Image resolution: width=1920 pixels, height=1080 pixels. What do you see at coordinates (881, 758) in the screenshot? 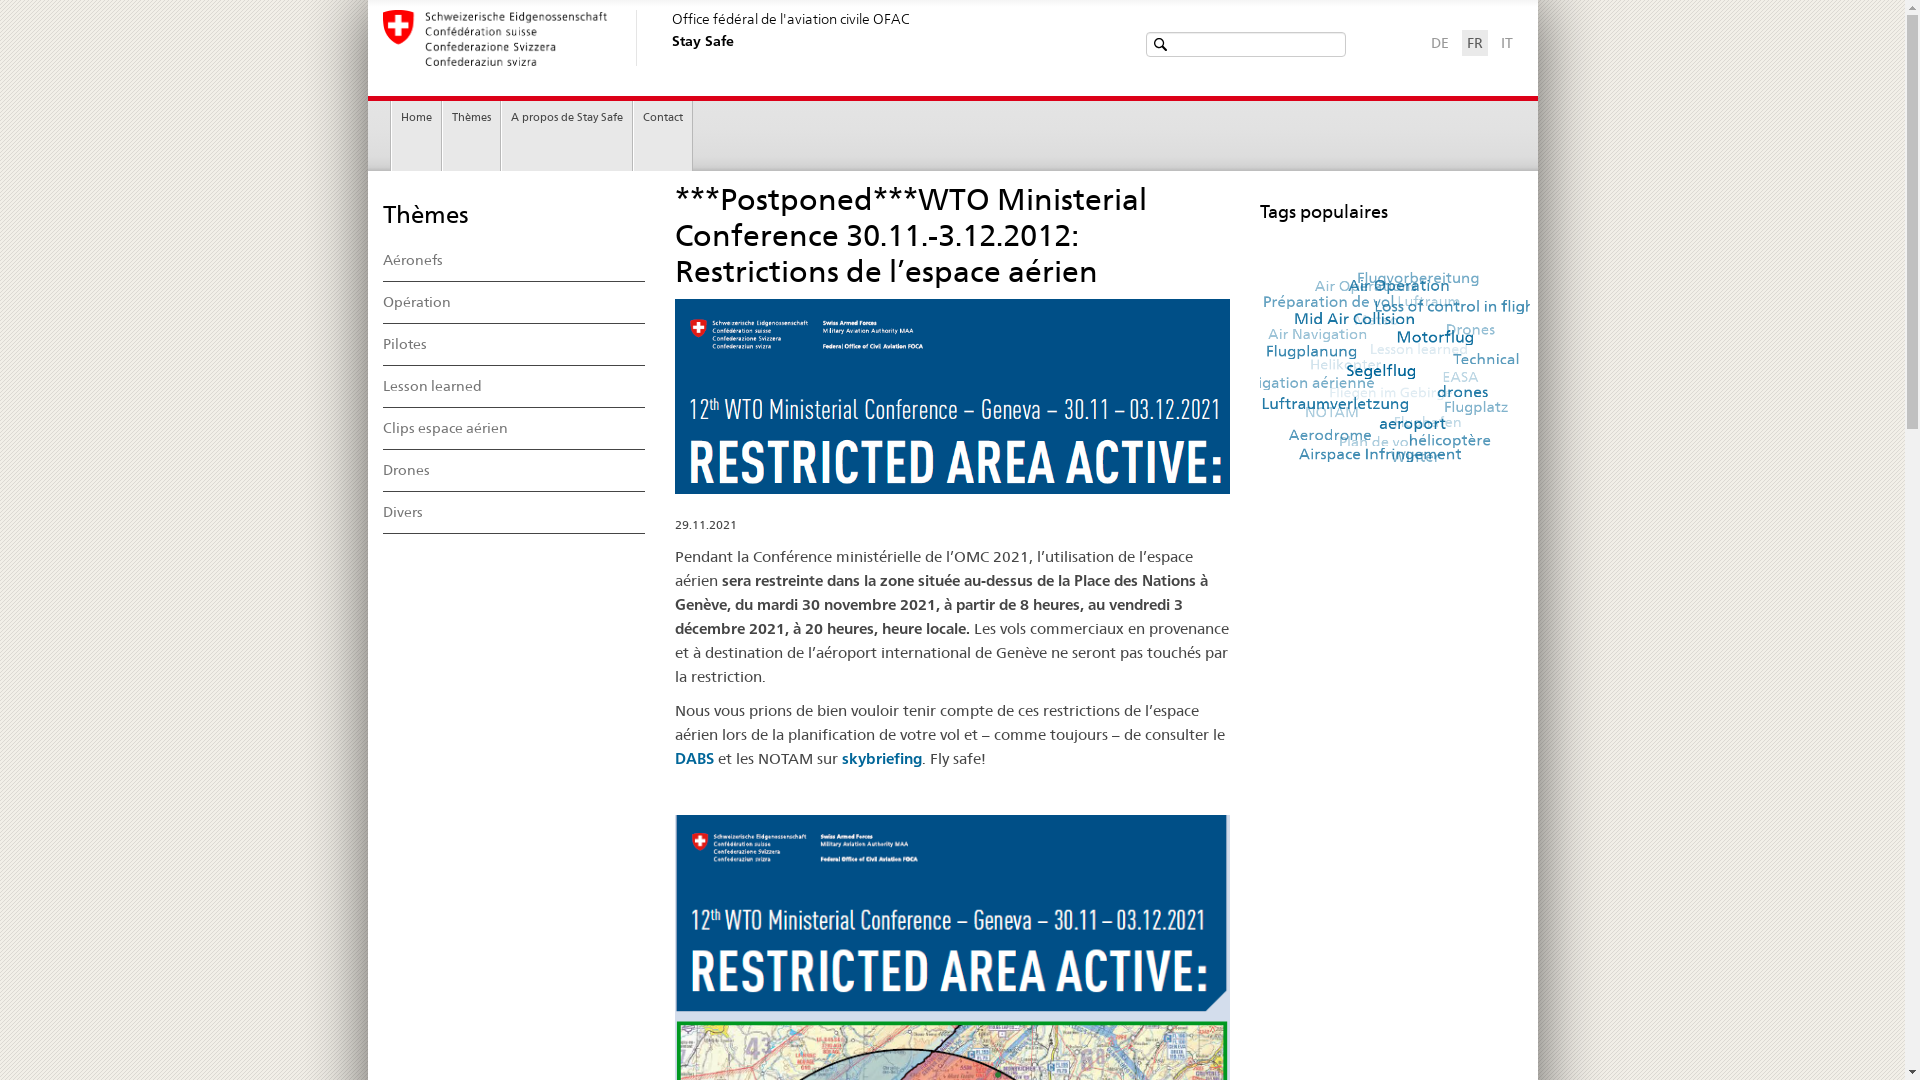
I see `'skybriefing'` at bounding box center [881, 758].